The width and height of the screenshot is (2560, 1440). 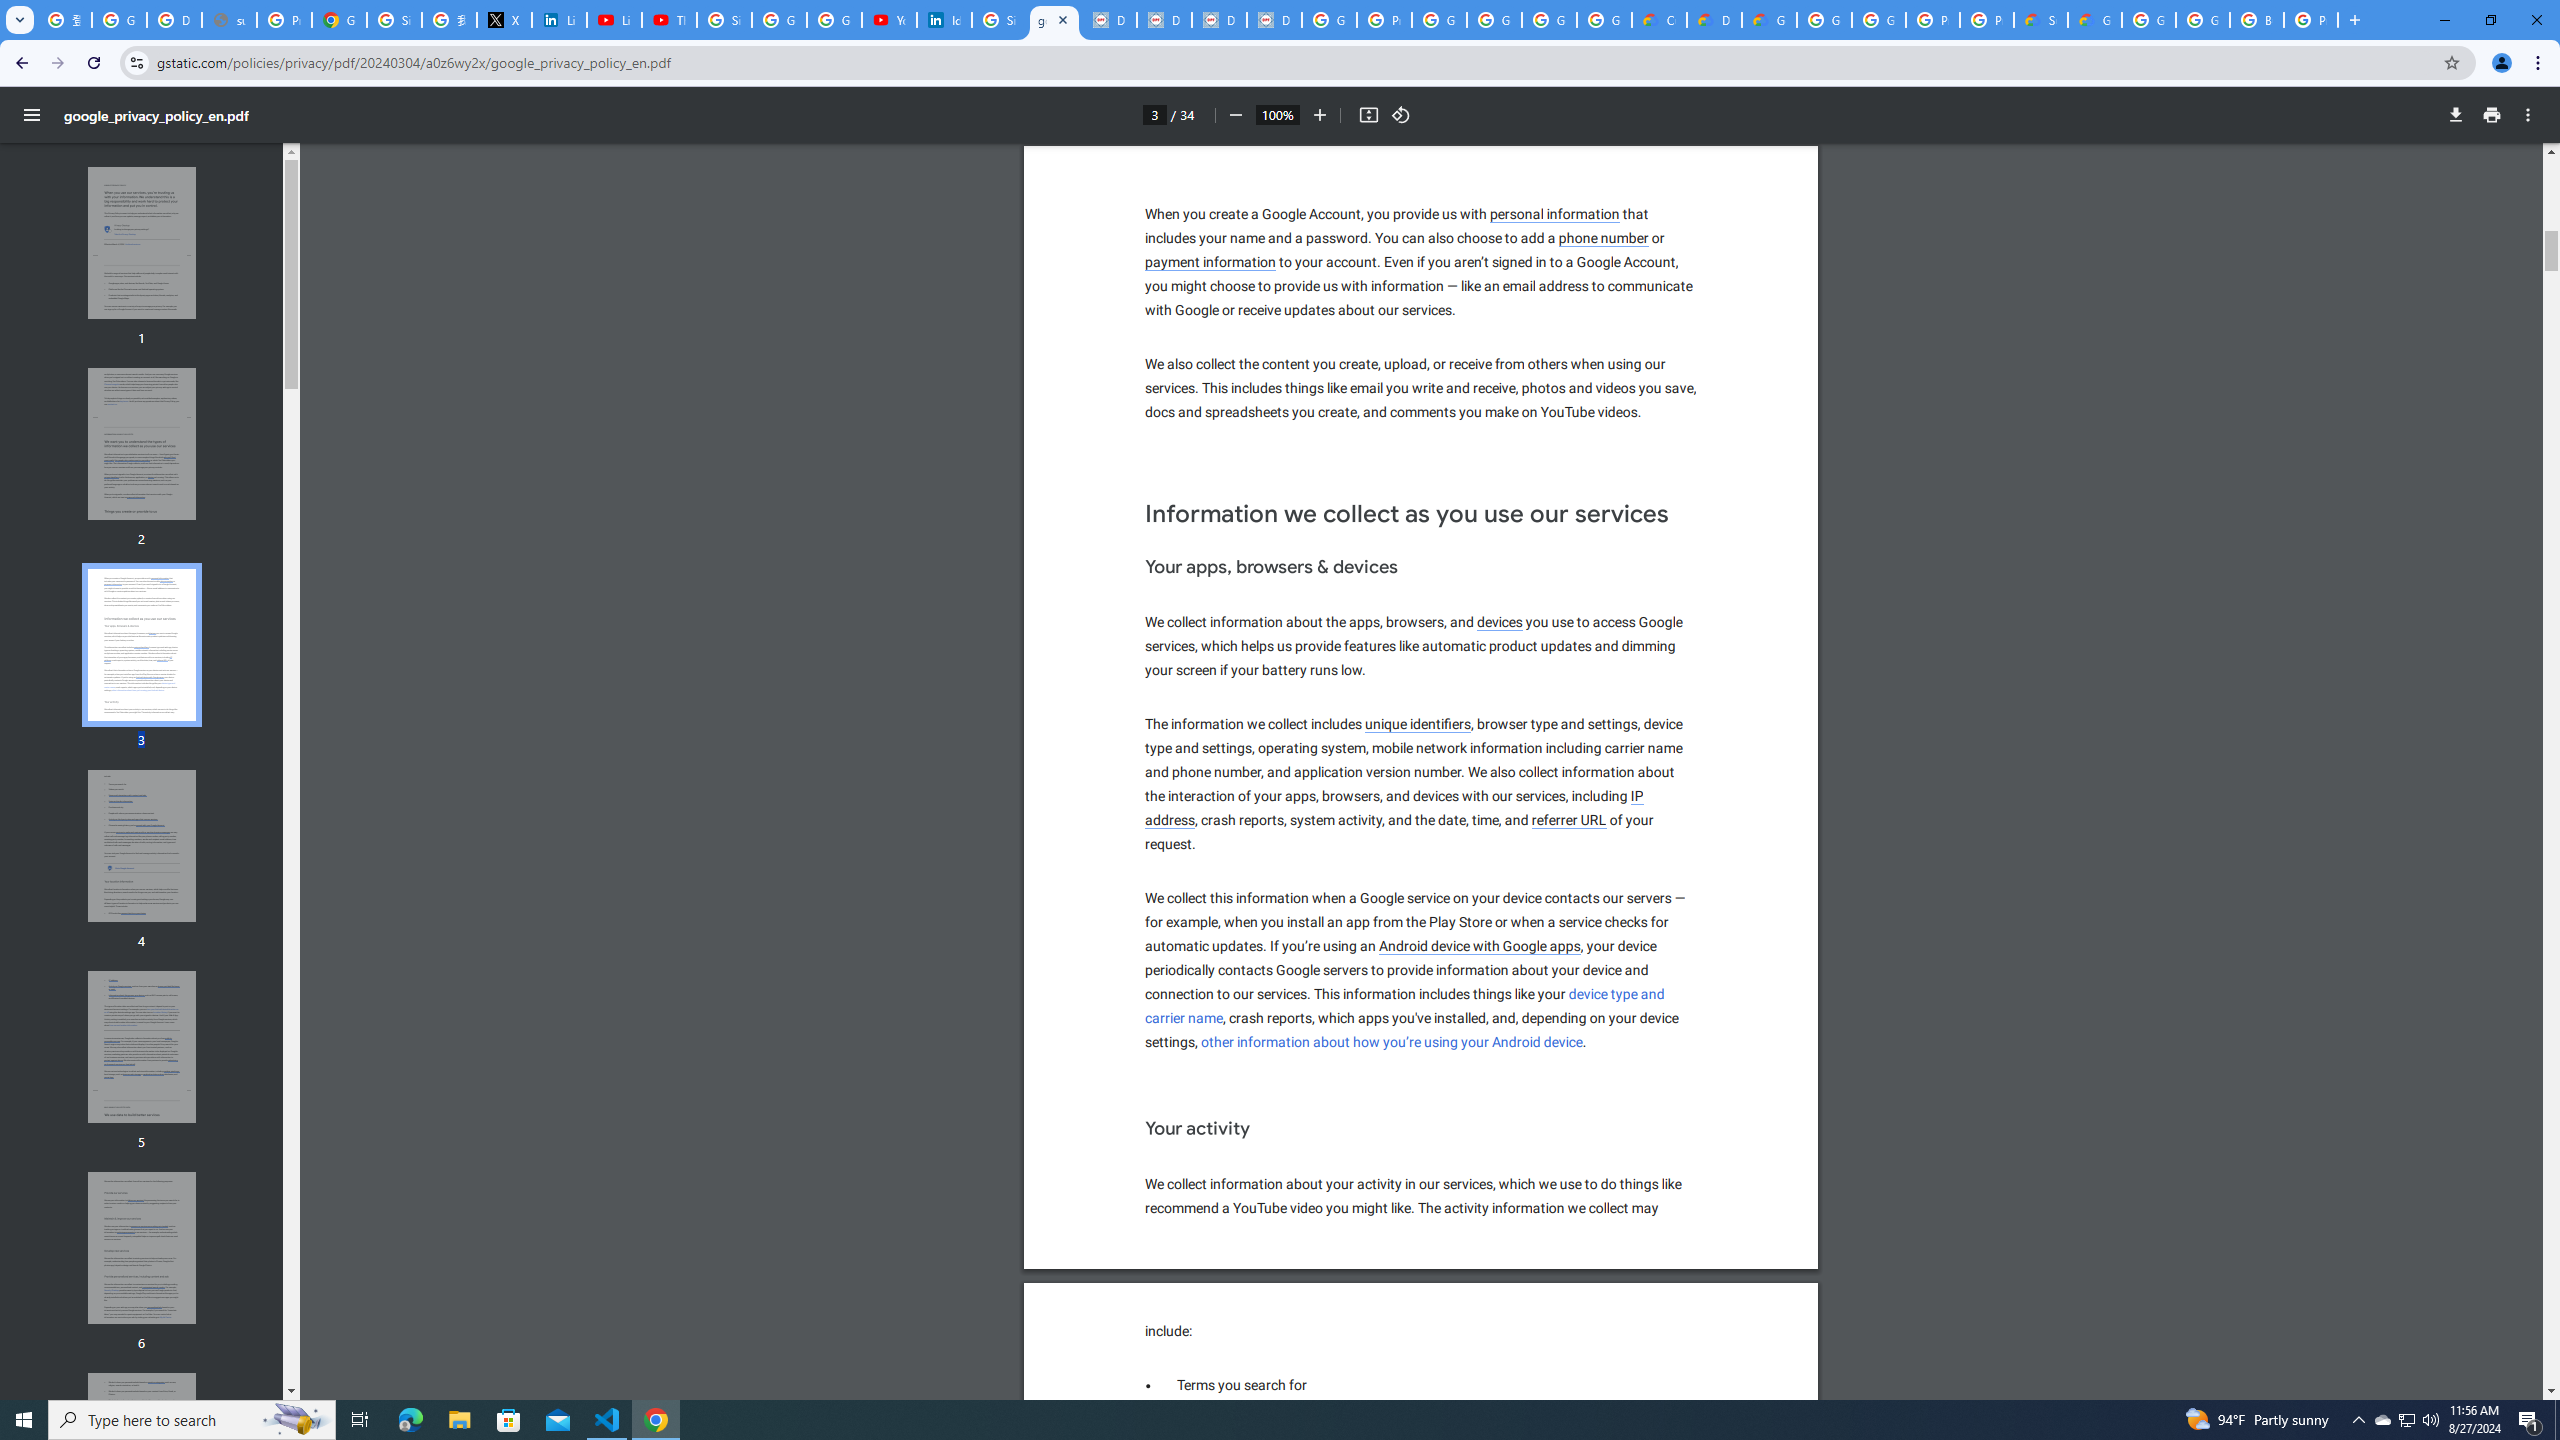 I want to click on 'Identity verification via Persona | LinkedIn Help', so click(x=943, y=19).